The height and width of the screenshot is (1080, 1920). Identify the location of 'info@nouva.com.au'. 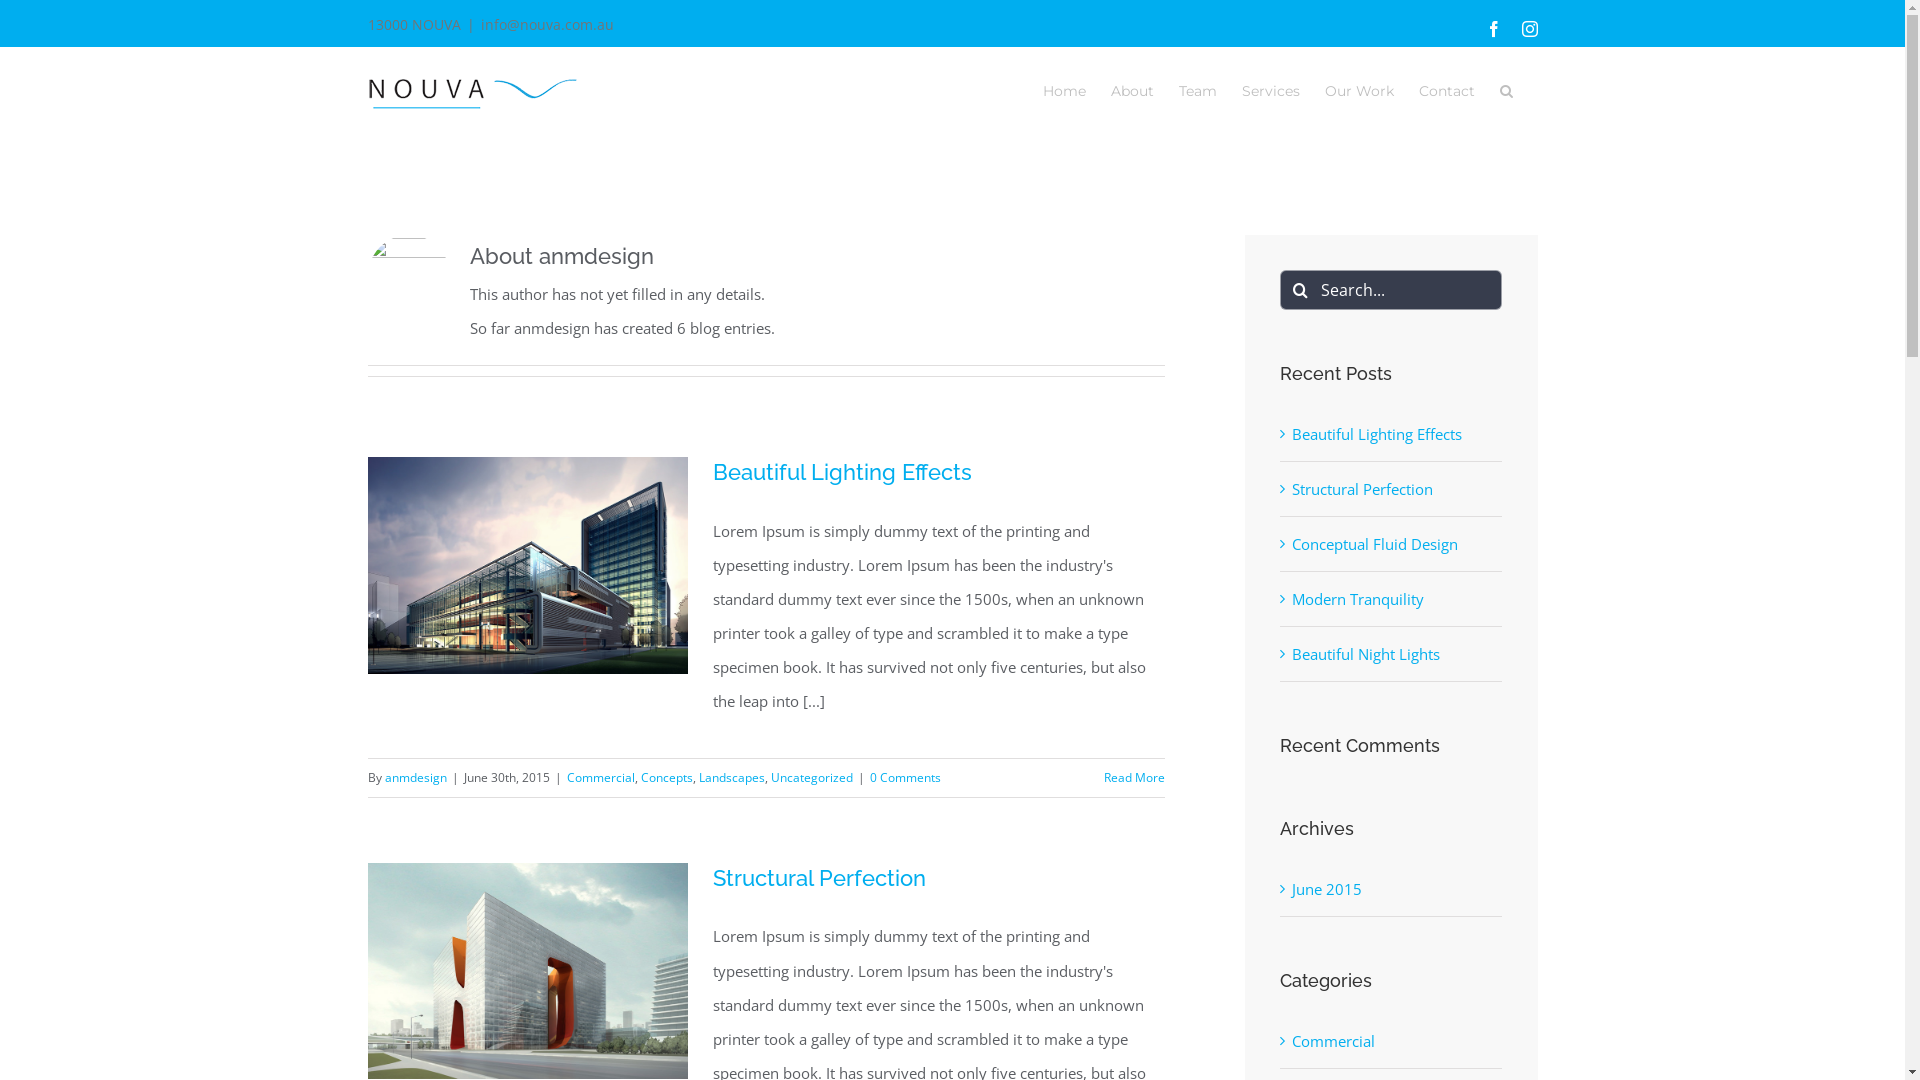
(546, 24).